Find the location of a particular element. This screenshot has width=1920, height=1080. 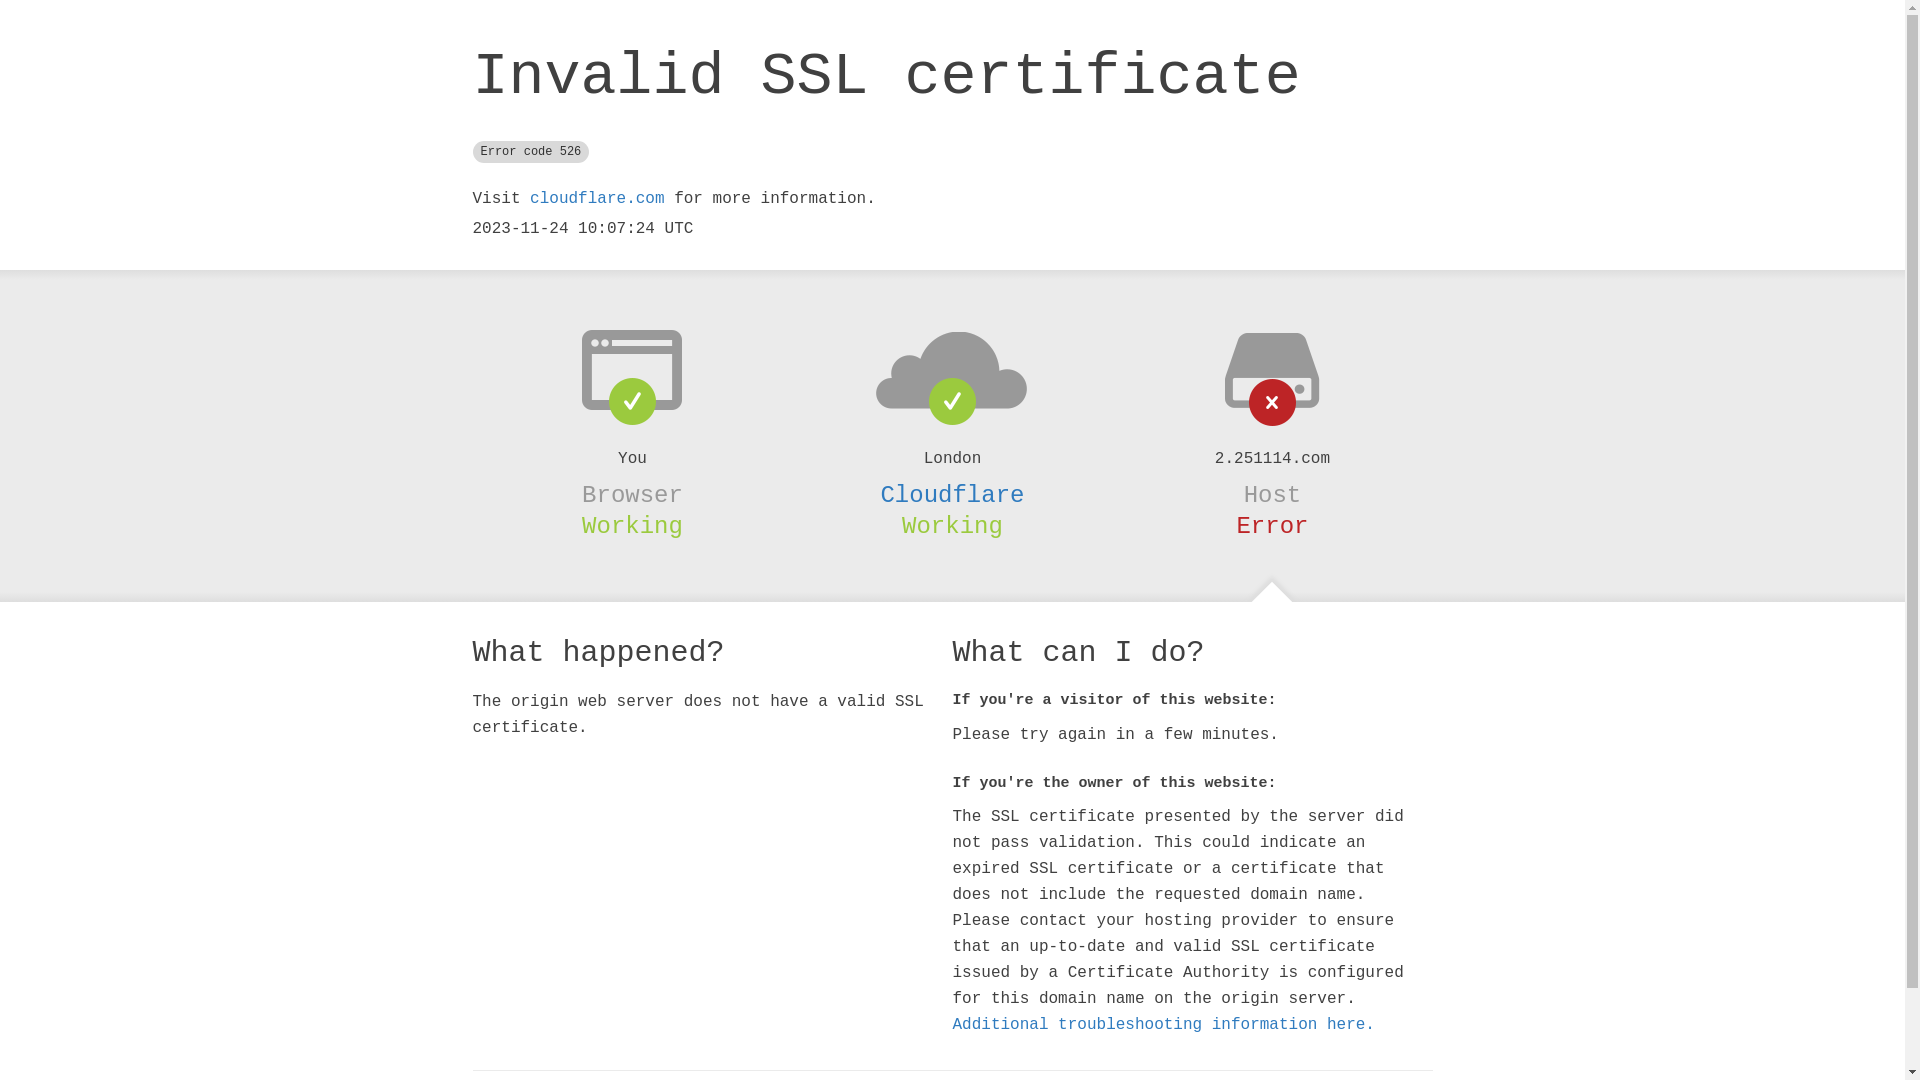

'Additional troubleshooting information here.' is located at coordinates (1162, 1025).